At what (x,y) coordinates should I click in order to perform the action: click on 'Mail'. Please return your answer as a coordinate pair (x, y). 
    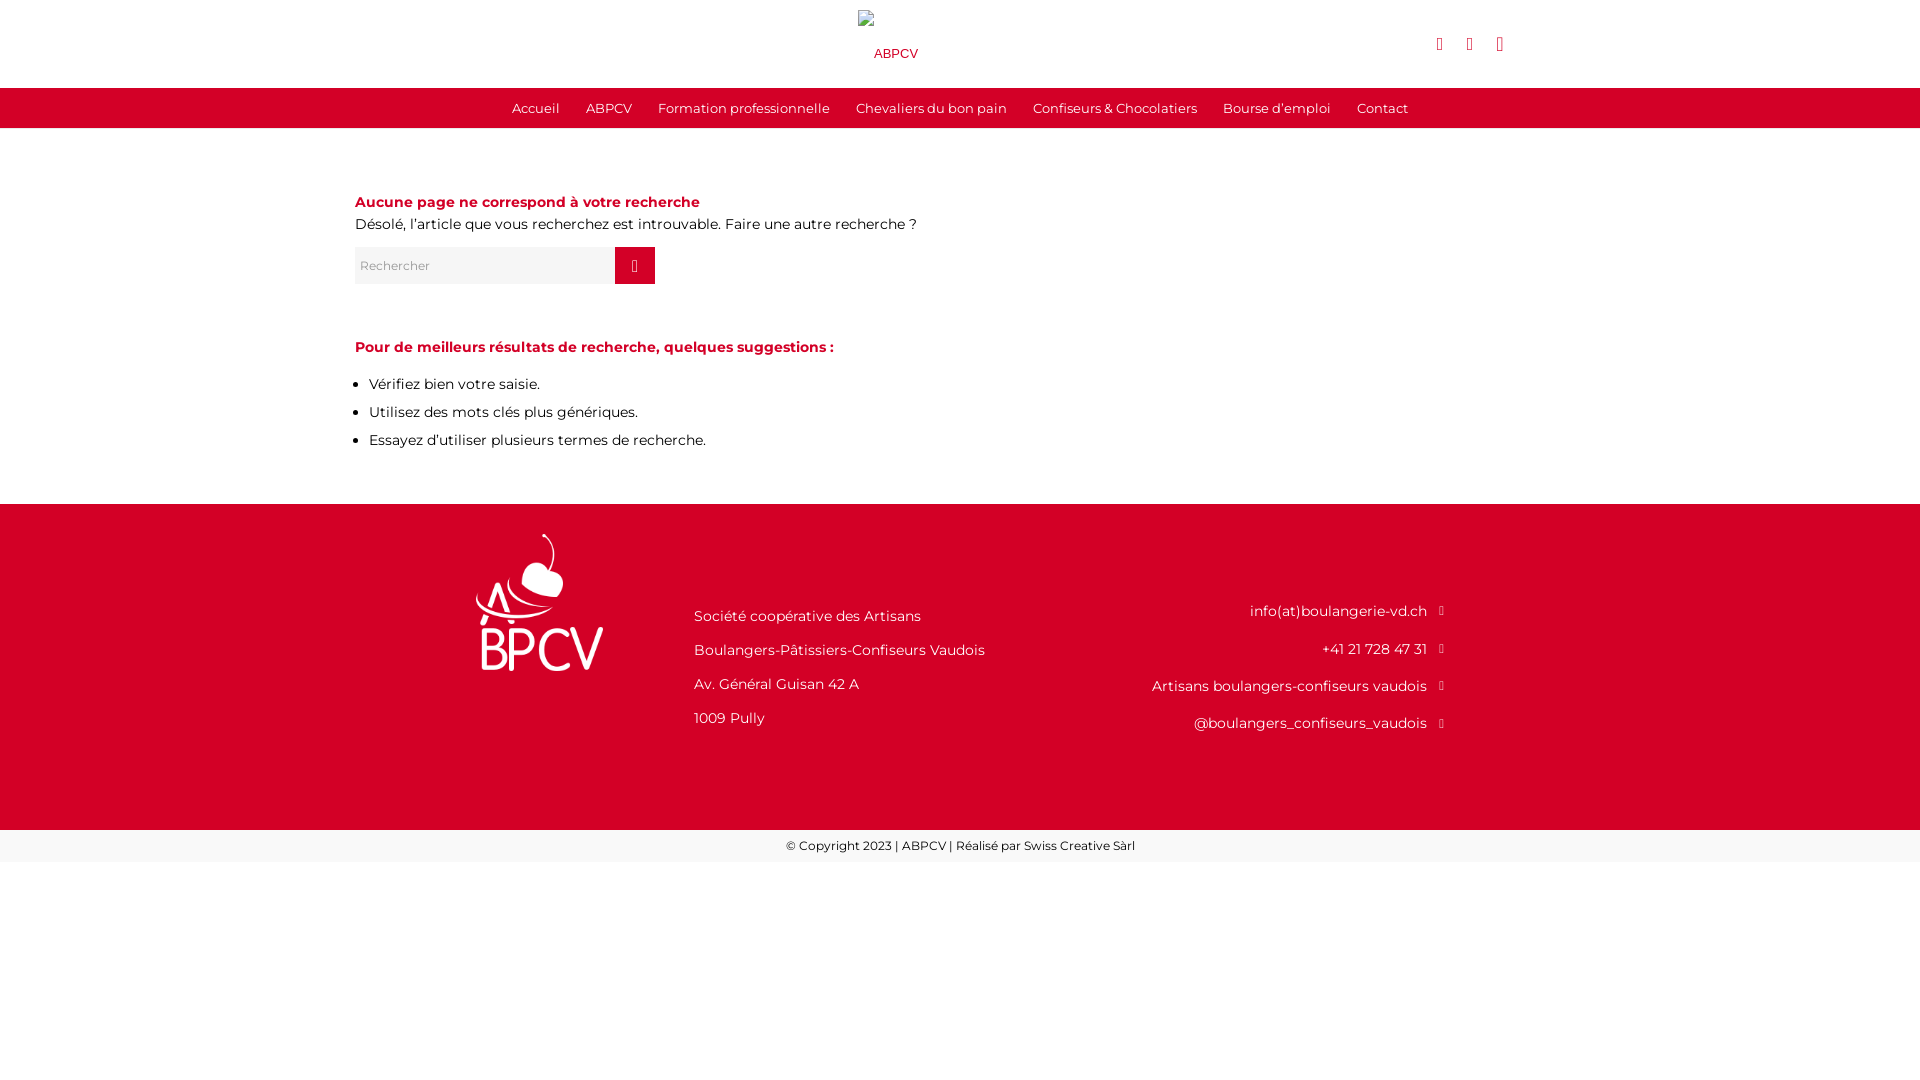
    Looking at the image, I should click on (1499, 43).